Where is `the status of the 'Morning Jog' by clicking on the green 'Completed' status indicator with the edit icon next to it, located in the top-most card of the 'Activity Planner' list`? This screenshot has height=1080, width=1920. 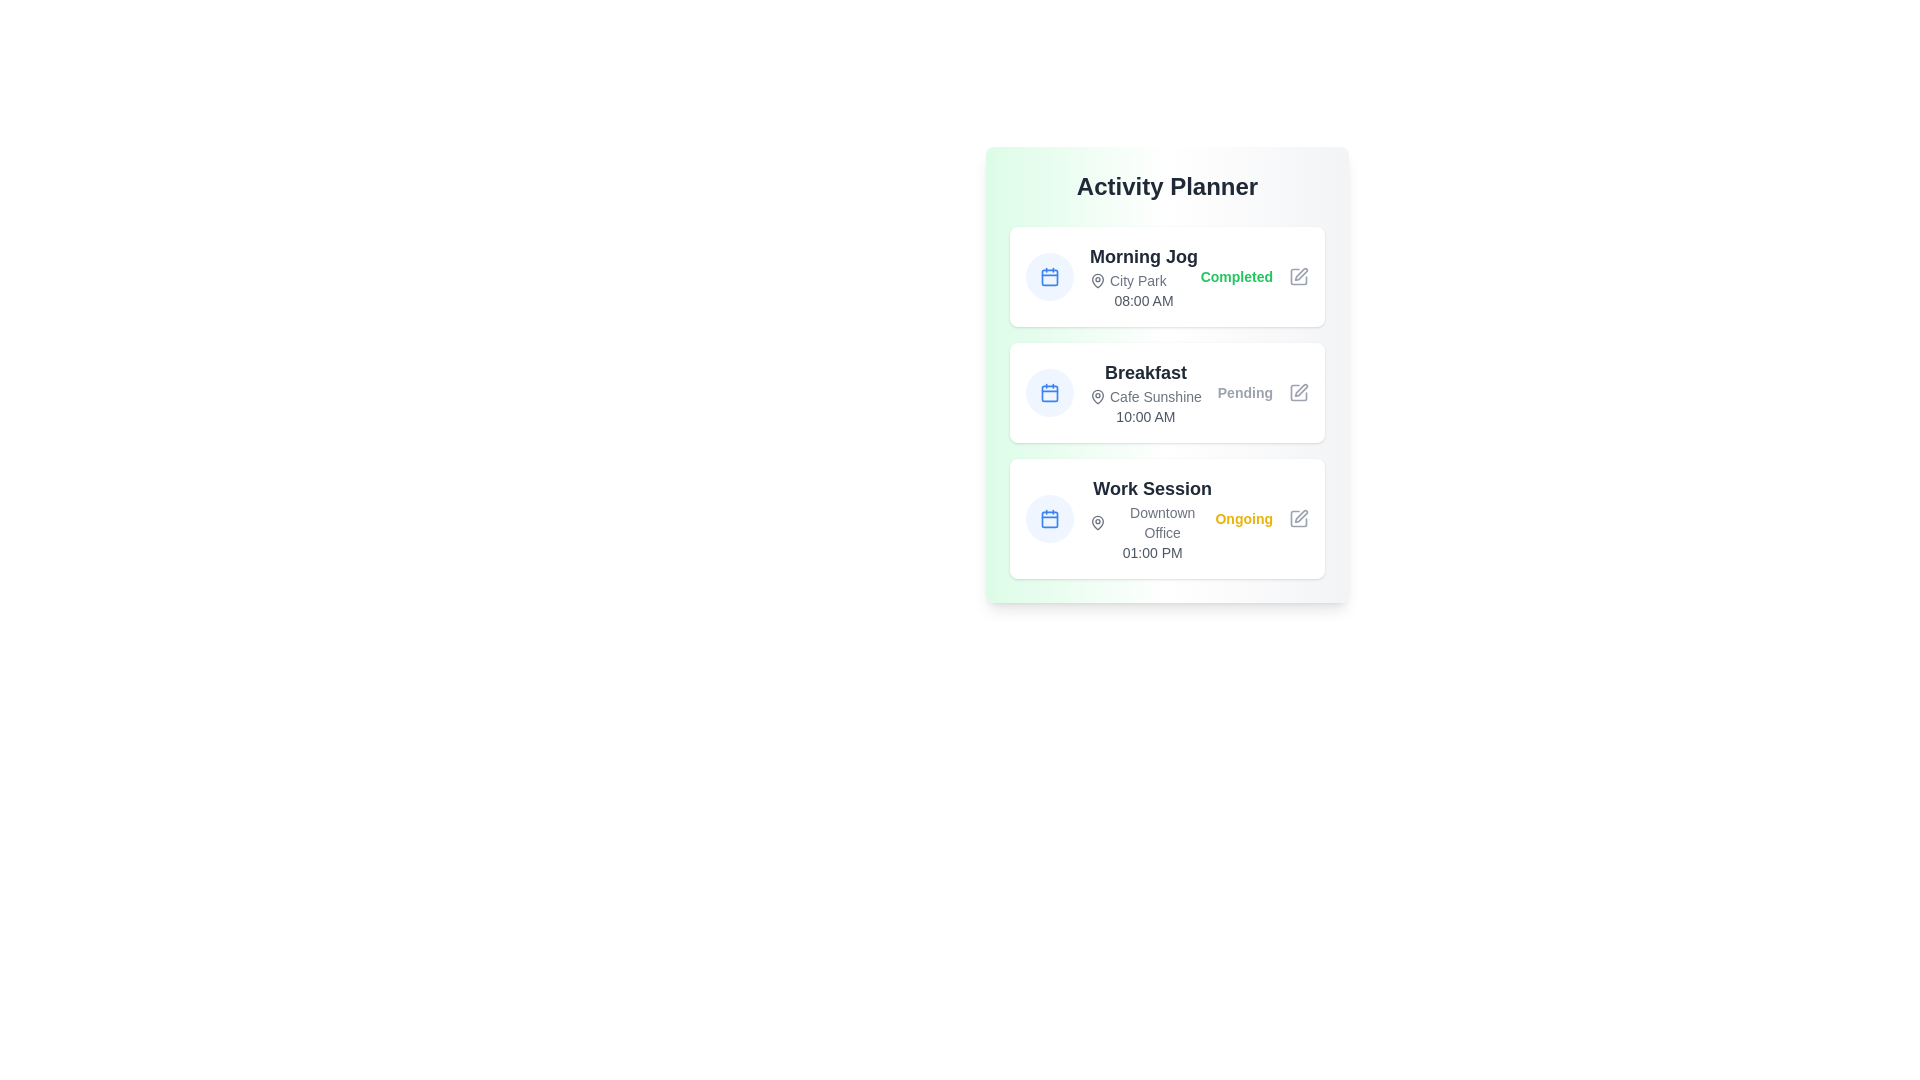 the status of the 'Morning Jog' by clicking on the green 'Completed' status indicator with the edit icon next to it, located in the top-most card of the 'Activity Planner' list is located at coordinates (1253, 277).